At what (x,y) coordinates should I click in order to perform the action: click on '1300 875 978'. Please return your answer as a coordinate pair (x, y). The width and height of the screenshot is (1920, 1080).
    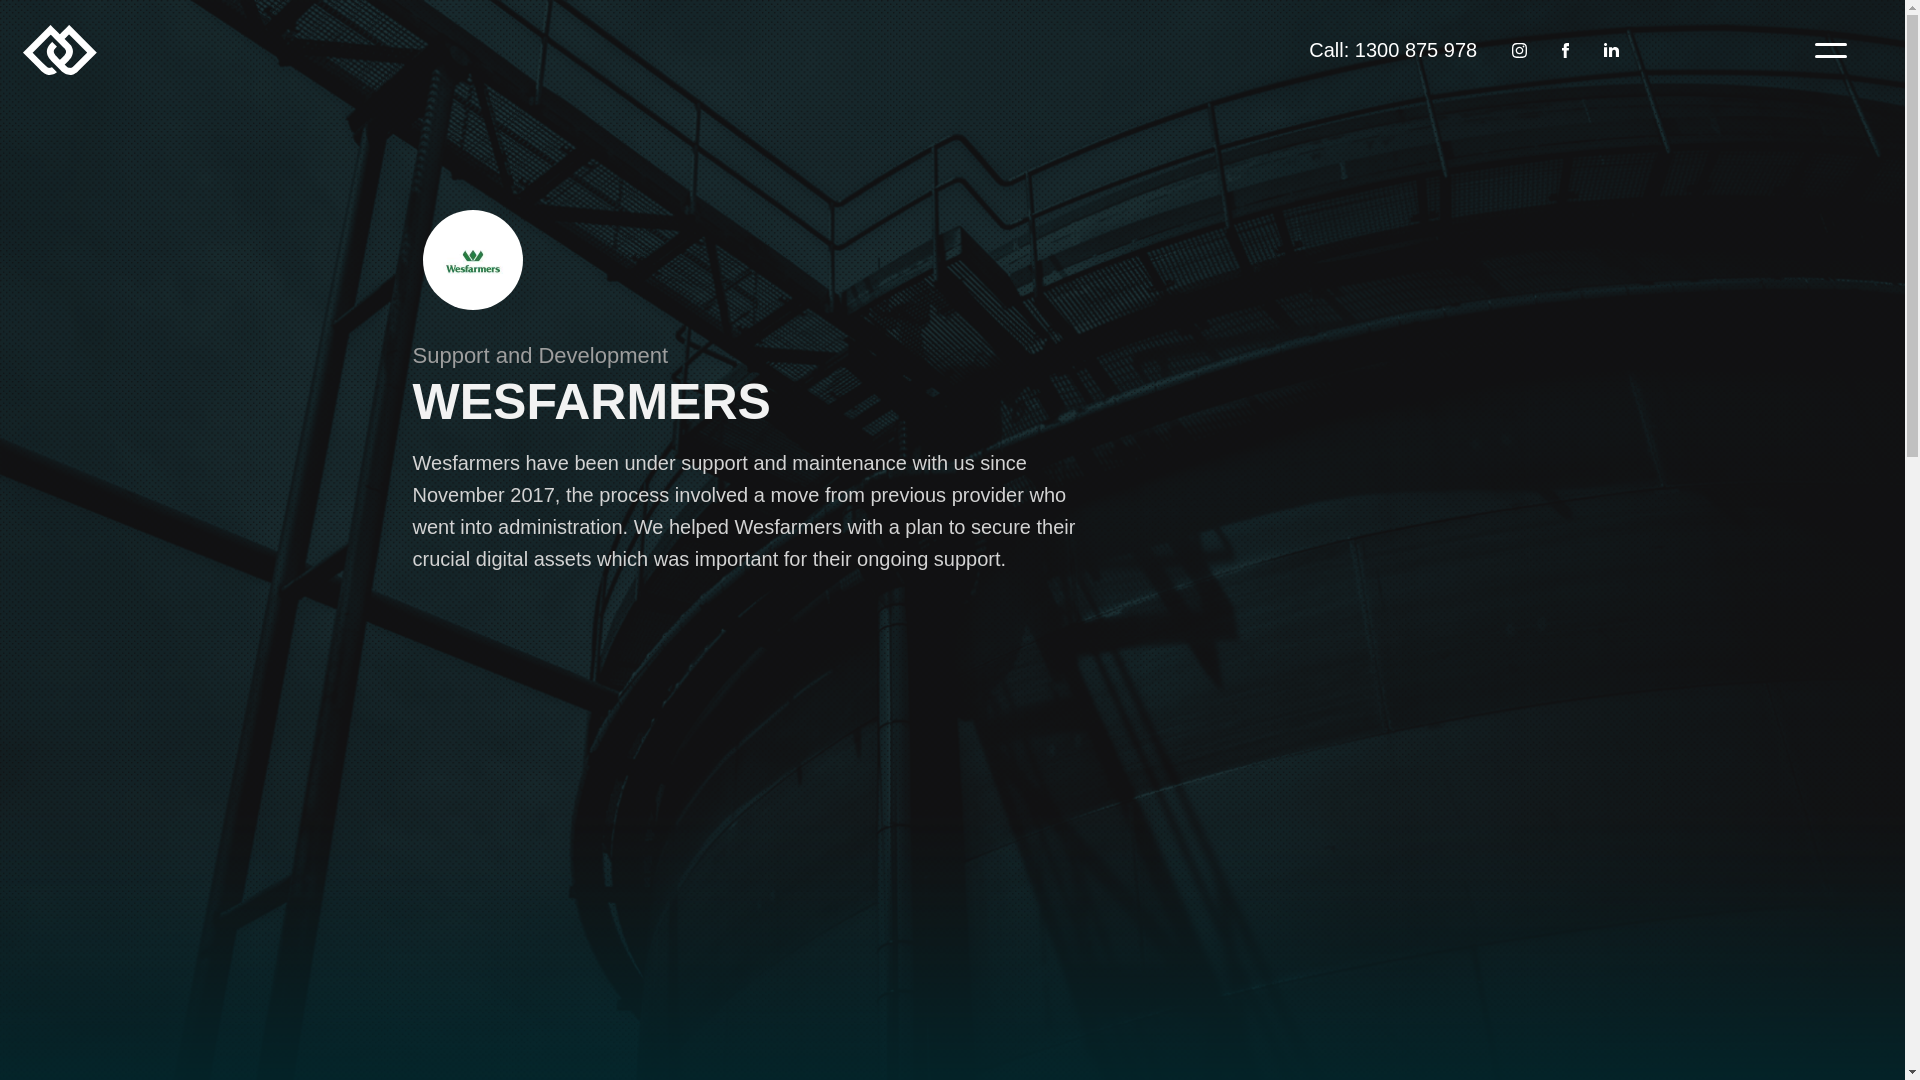
    Looking at the image, I should click on (1415, 49).